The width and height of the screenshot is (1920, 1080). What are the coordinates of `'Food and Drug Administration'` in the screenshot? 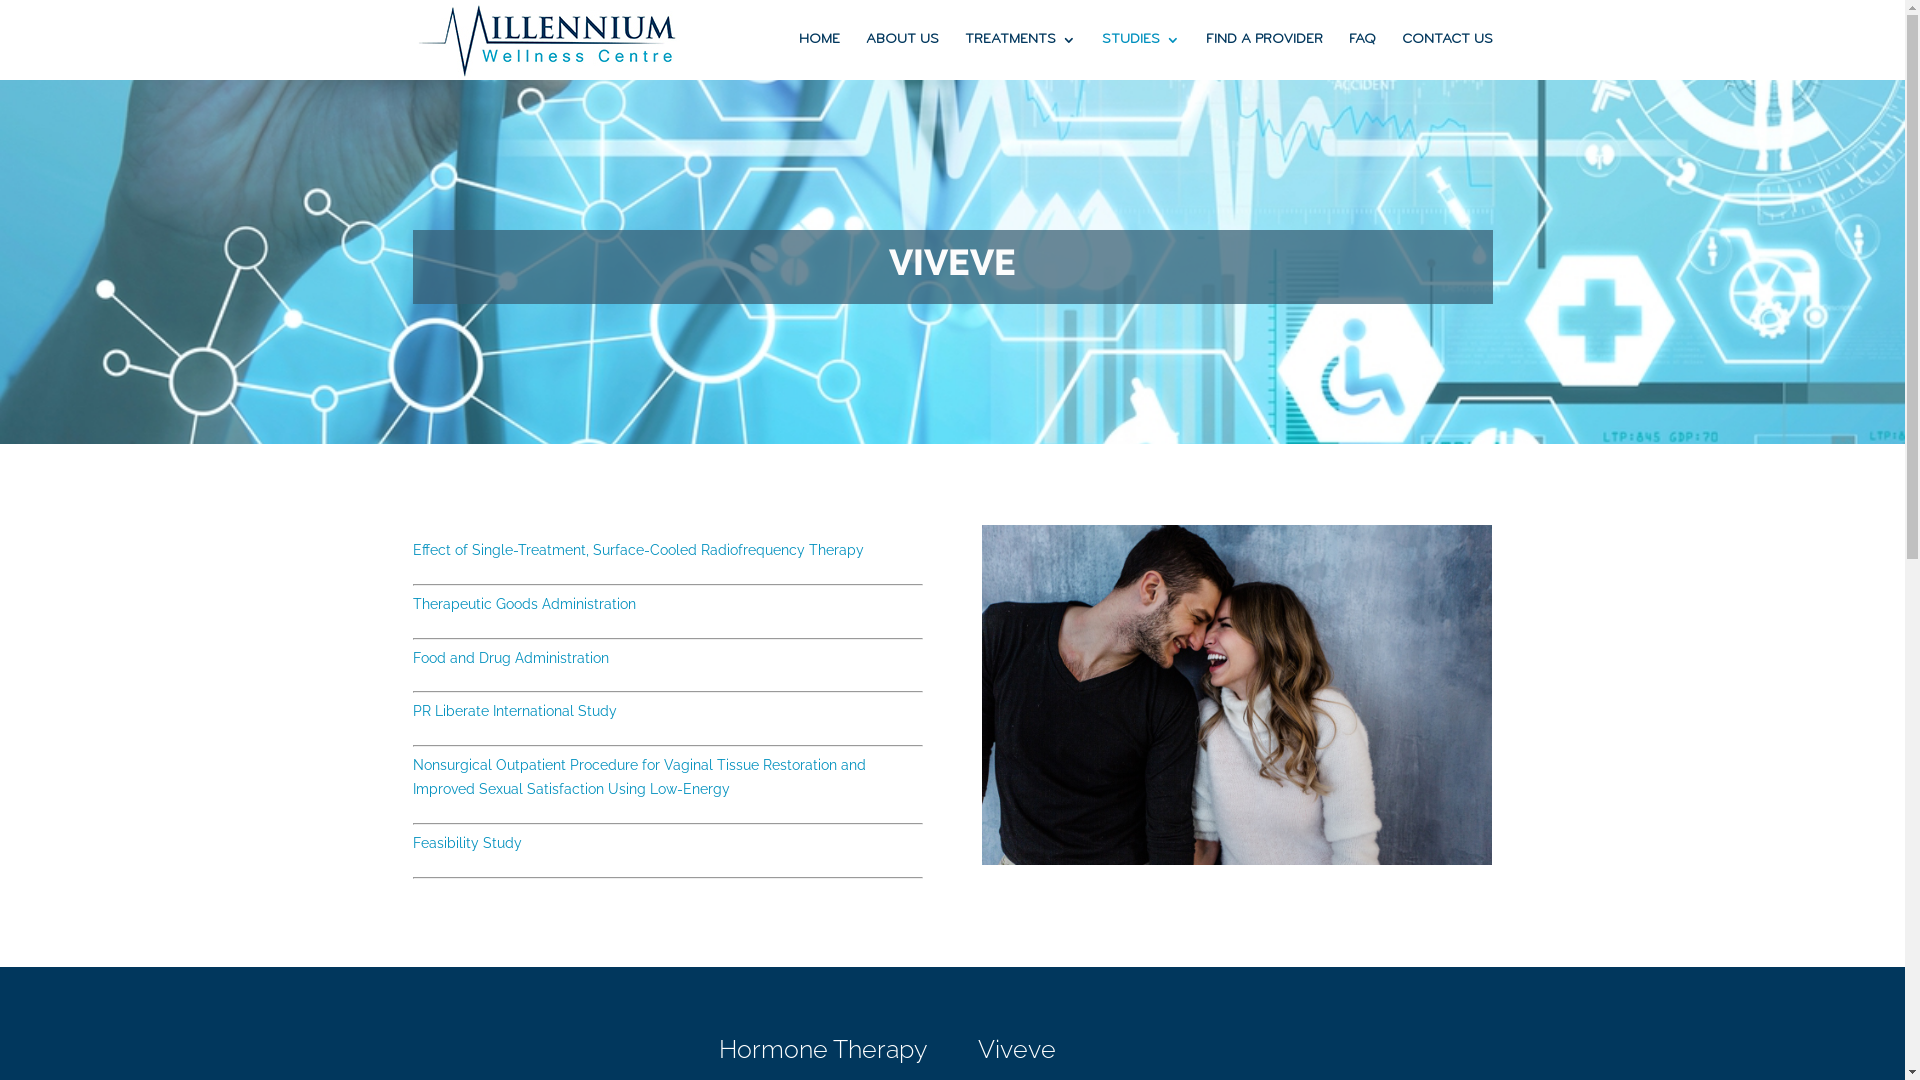 It's located at (509, 658).